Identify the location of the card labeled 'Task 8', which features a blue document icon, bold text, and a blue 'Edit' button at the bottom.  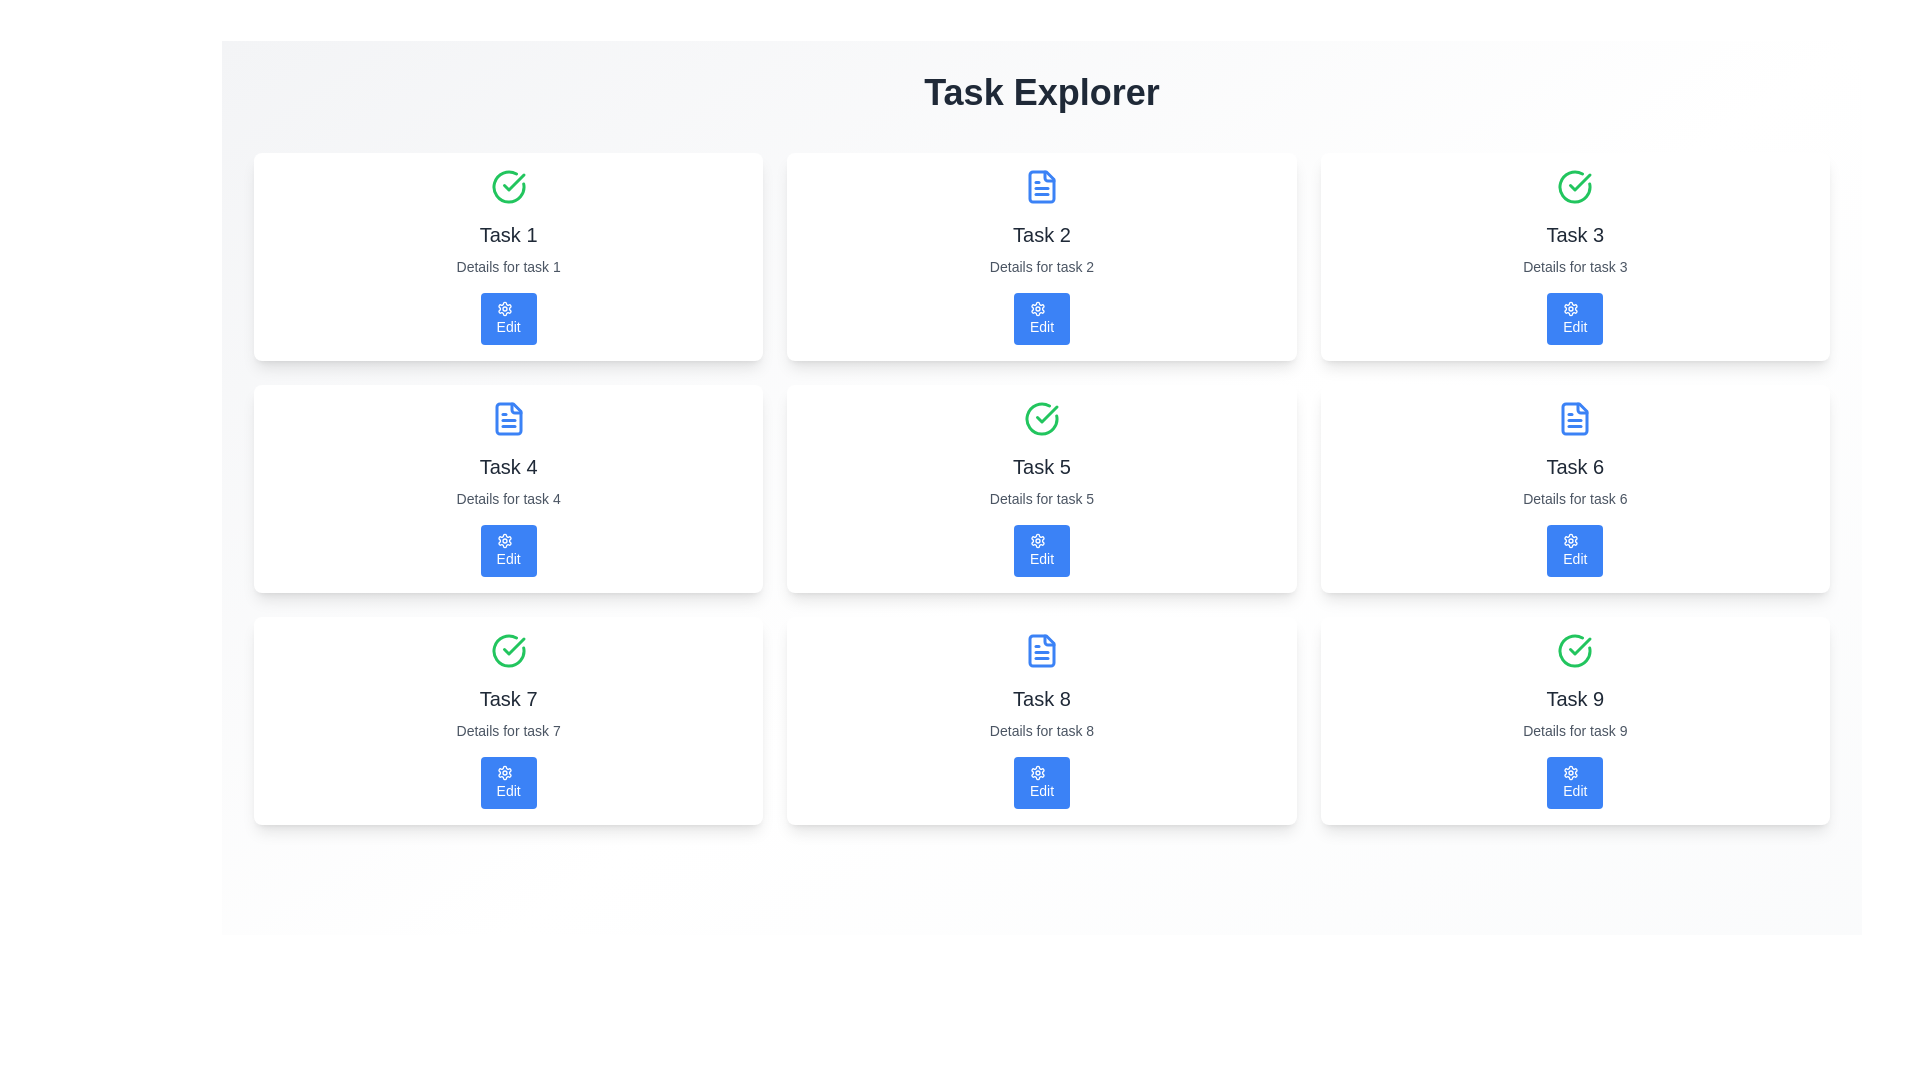
(1040, 721).